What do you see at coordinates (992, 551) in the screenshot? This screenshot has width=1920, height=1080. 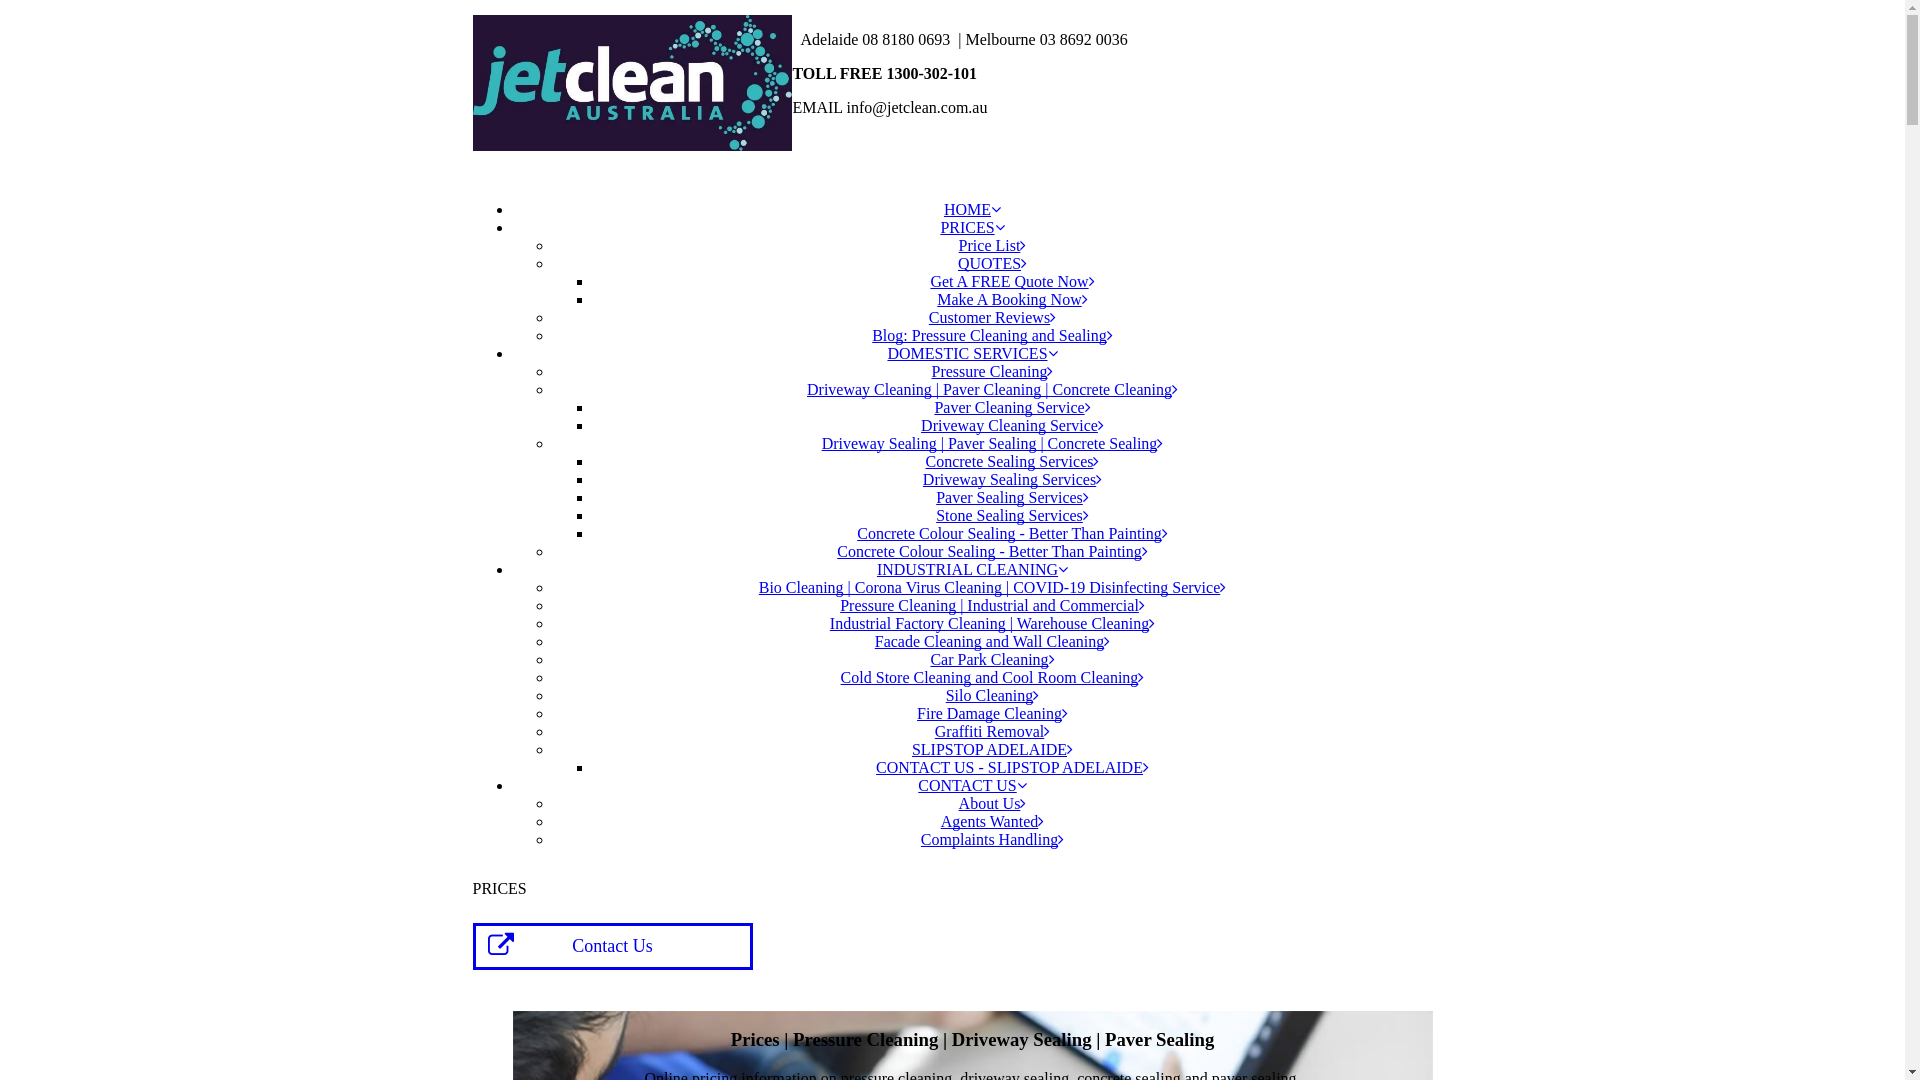 I see `'Concrete Colour Sealing - Better Than Painting'` at bounding box center [992, 551].